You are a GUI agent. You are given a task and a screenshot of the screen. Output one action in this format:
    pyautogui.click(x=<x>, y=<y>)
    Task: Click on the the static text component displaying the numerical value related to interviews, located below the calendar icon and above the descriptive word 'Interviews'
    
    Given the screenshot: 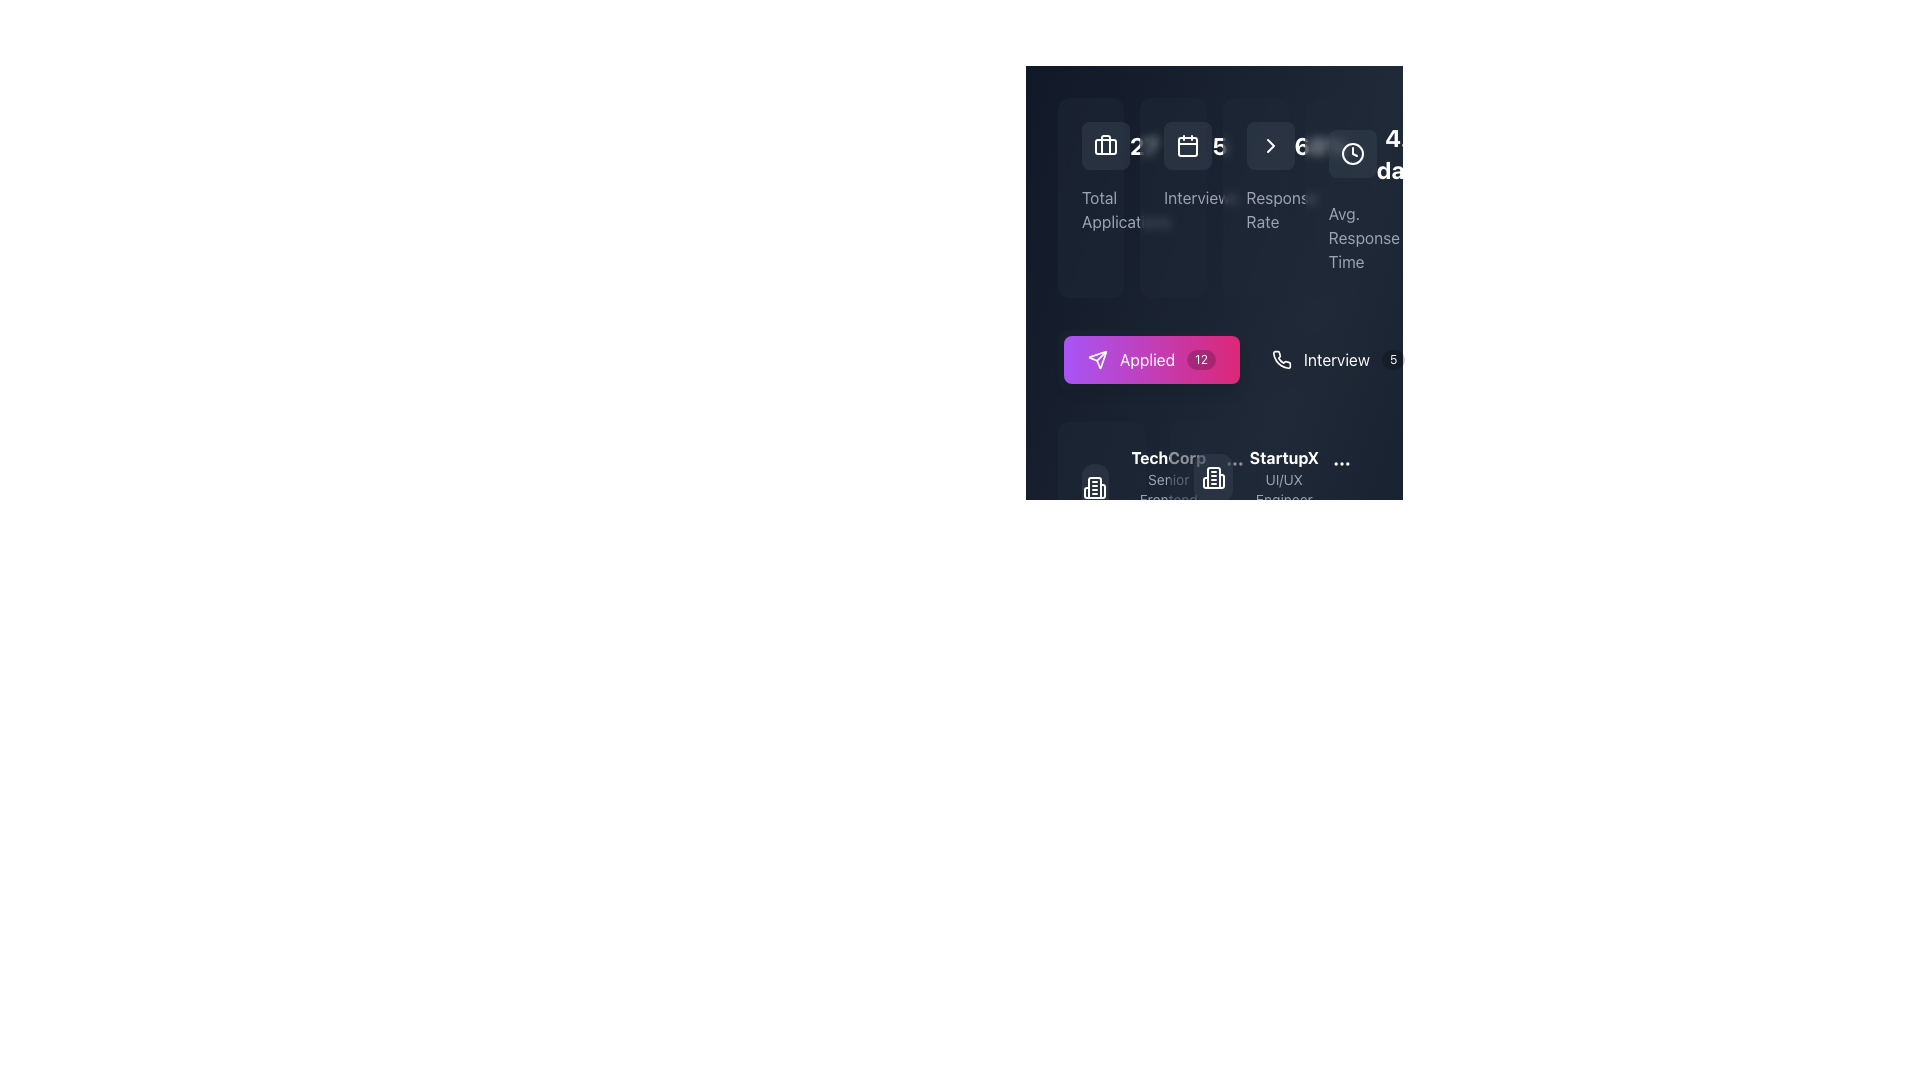 What is the action you would take?
    pyautogui.click(x=1173, y=145)
    